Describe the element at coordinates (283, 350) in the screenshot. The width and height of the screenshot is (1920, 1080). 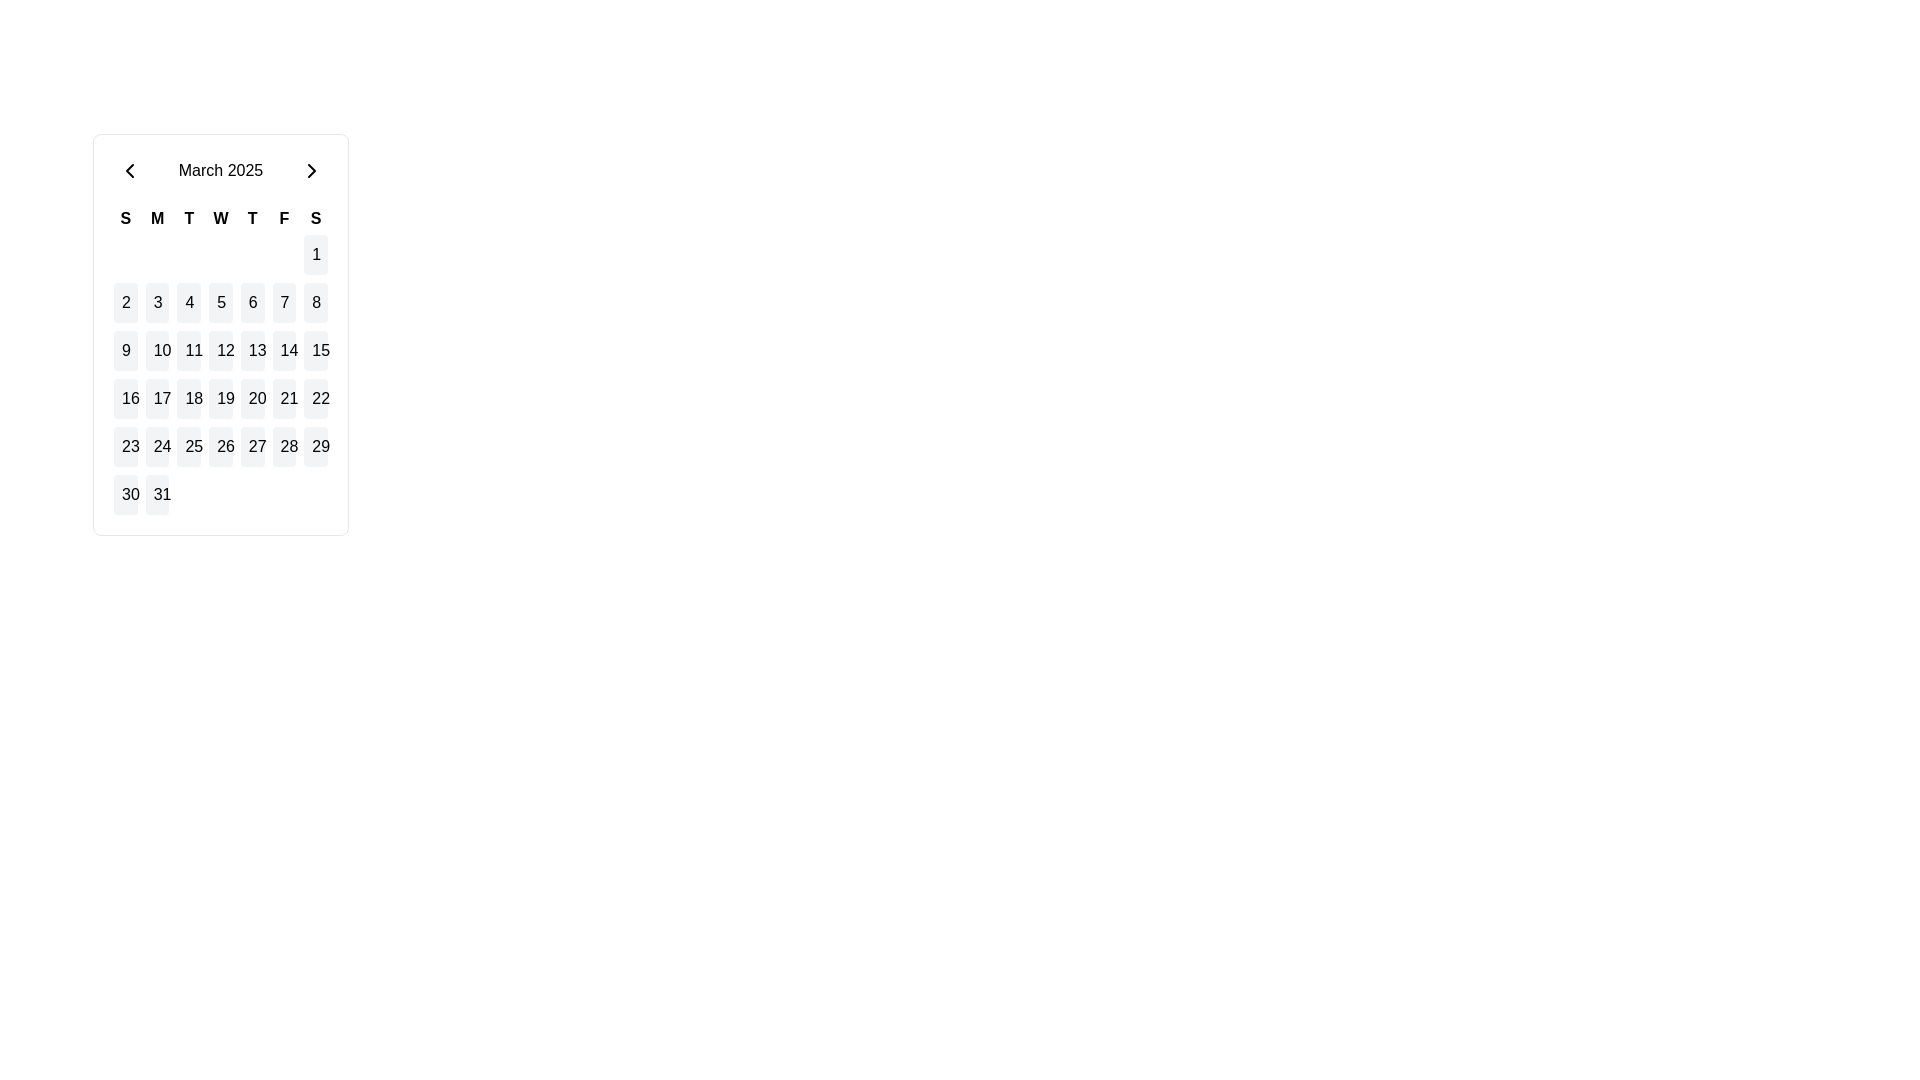
I see `the button displaying '14' in a light gray rounded rectangle, located in the fourth row and sixth column of the calendar under the heading 'F' for Friday` at that location.